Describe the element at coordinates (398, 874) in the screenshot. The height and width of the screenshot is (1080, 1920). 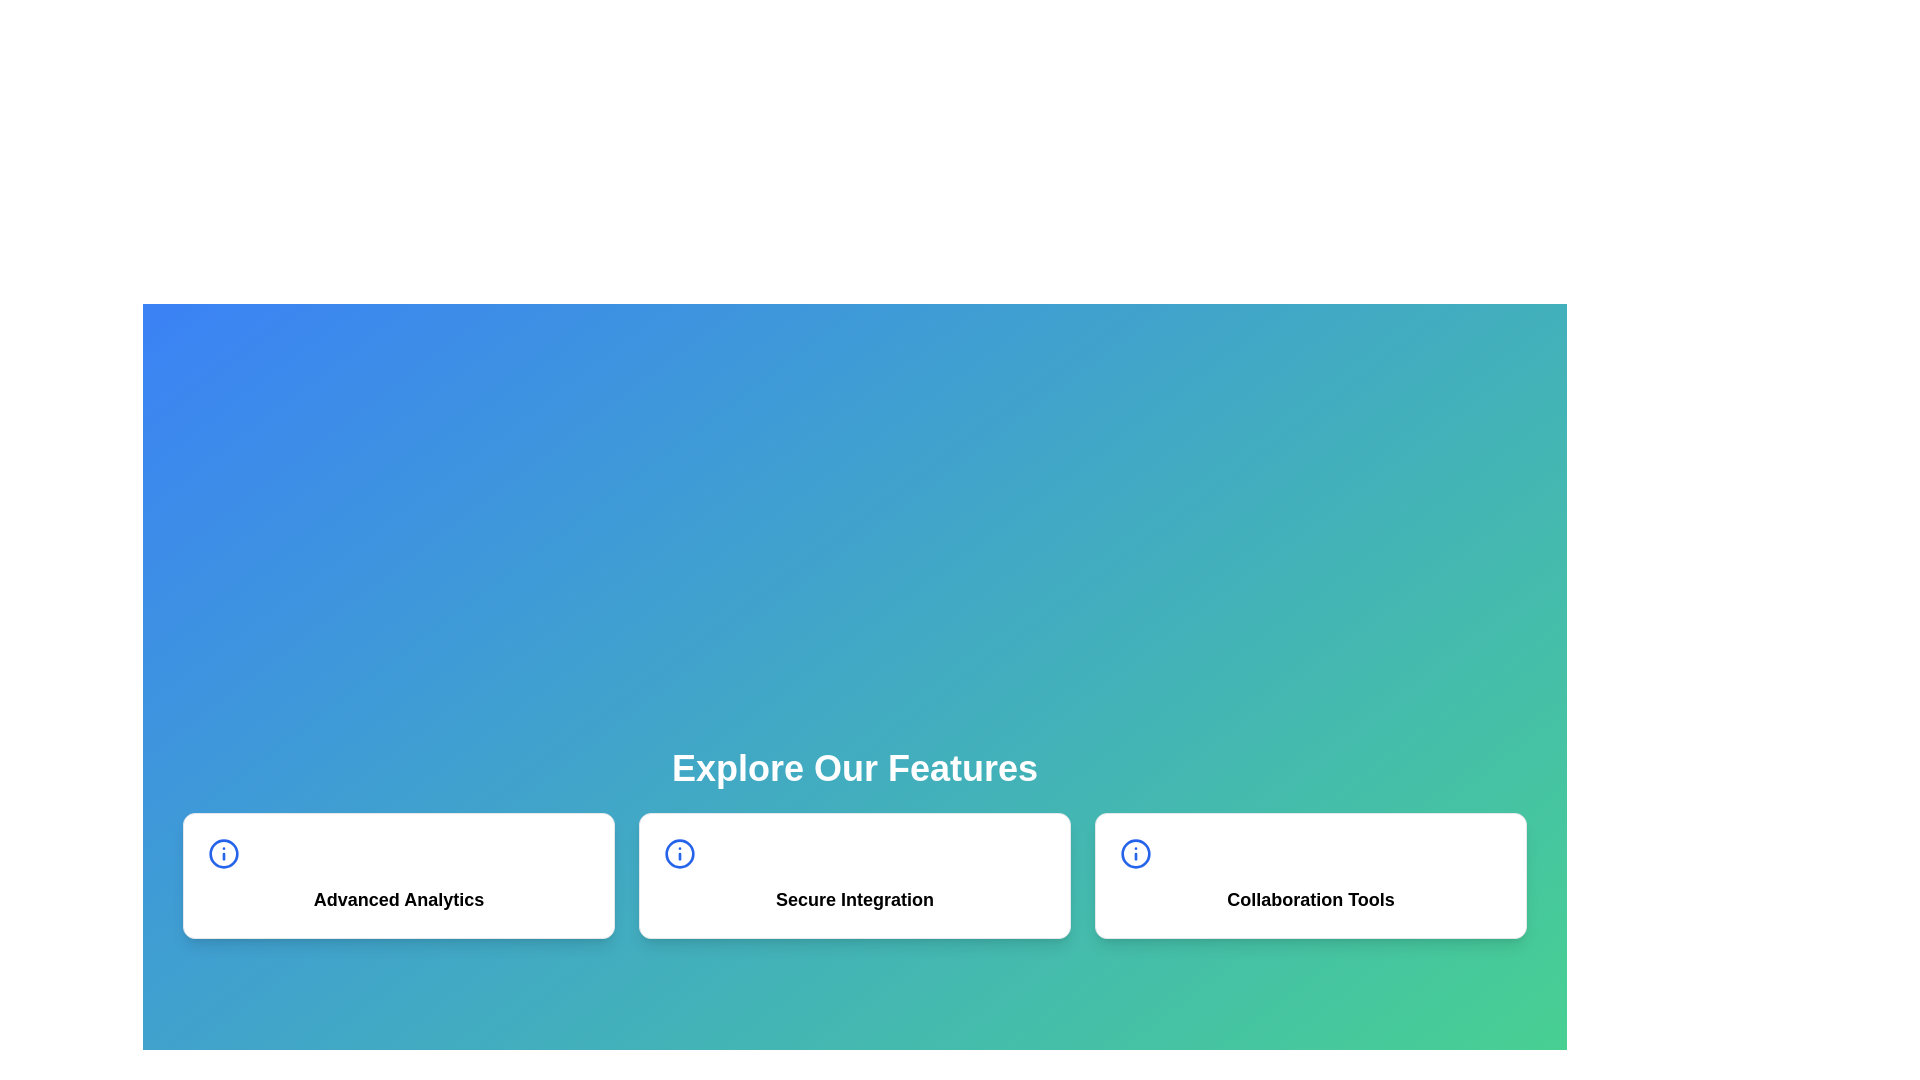
I see `the Informational card or tile that provides access to advanced analytics features, located in the top-left corner of the highlighted section` at that location.